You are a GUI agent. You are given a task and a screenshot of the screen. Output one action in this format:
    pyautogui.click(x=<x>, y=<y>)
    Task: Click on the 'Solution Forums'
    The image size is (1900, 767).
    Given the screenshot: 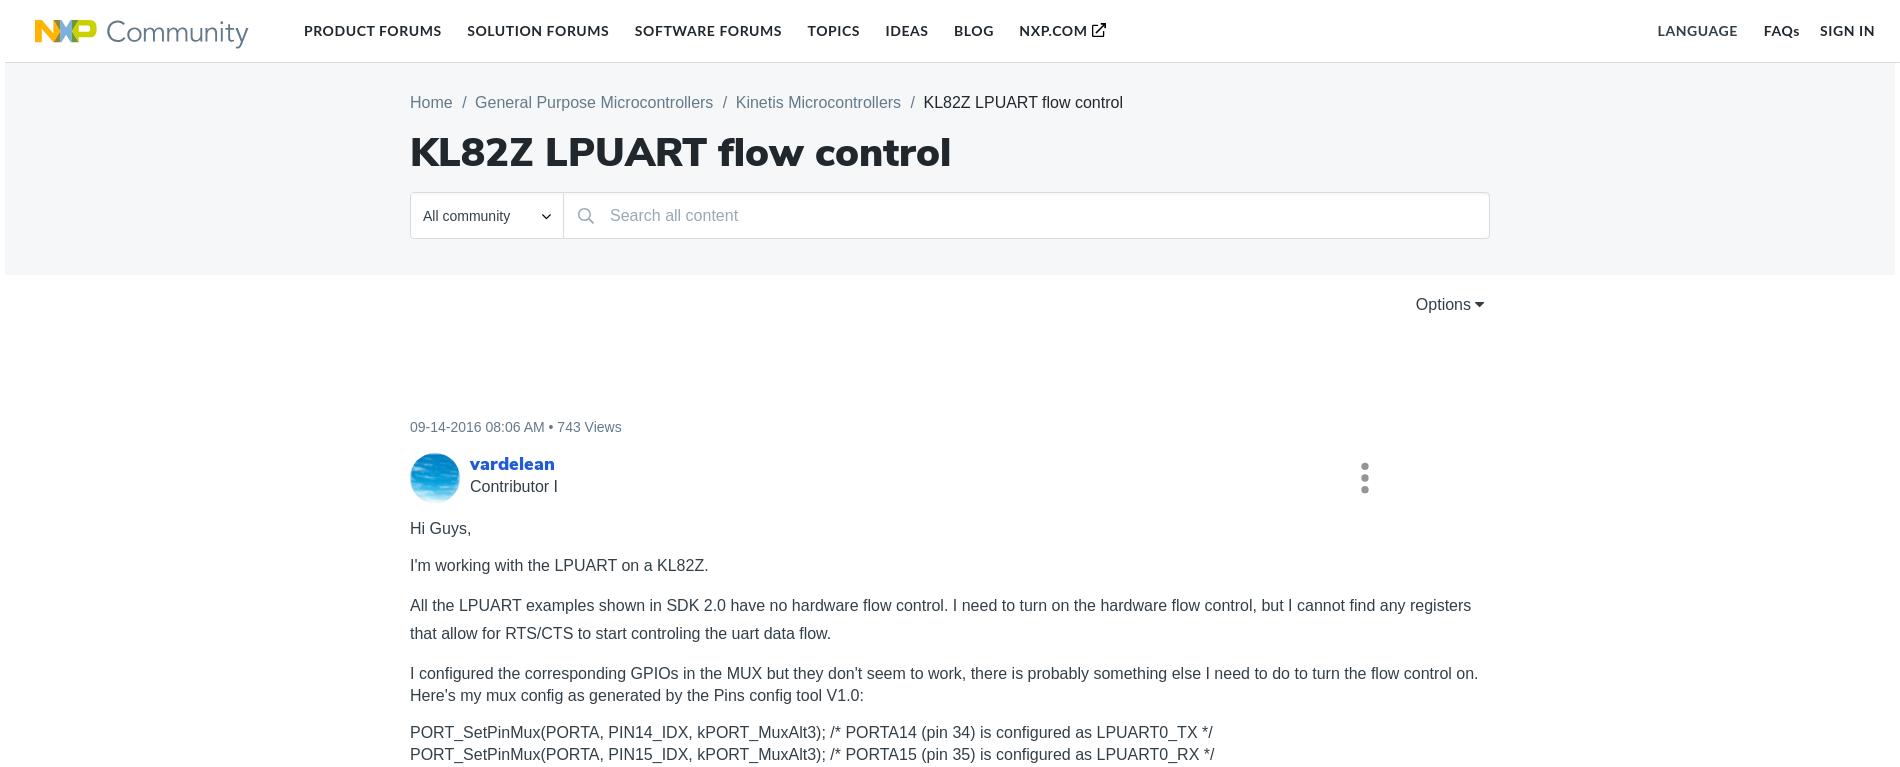 What is the action you would take?
    pyautogui.click(x=466, y=29)
    